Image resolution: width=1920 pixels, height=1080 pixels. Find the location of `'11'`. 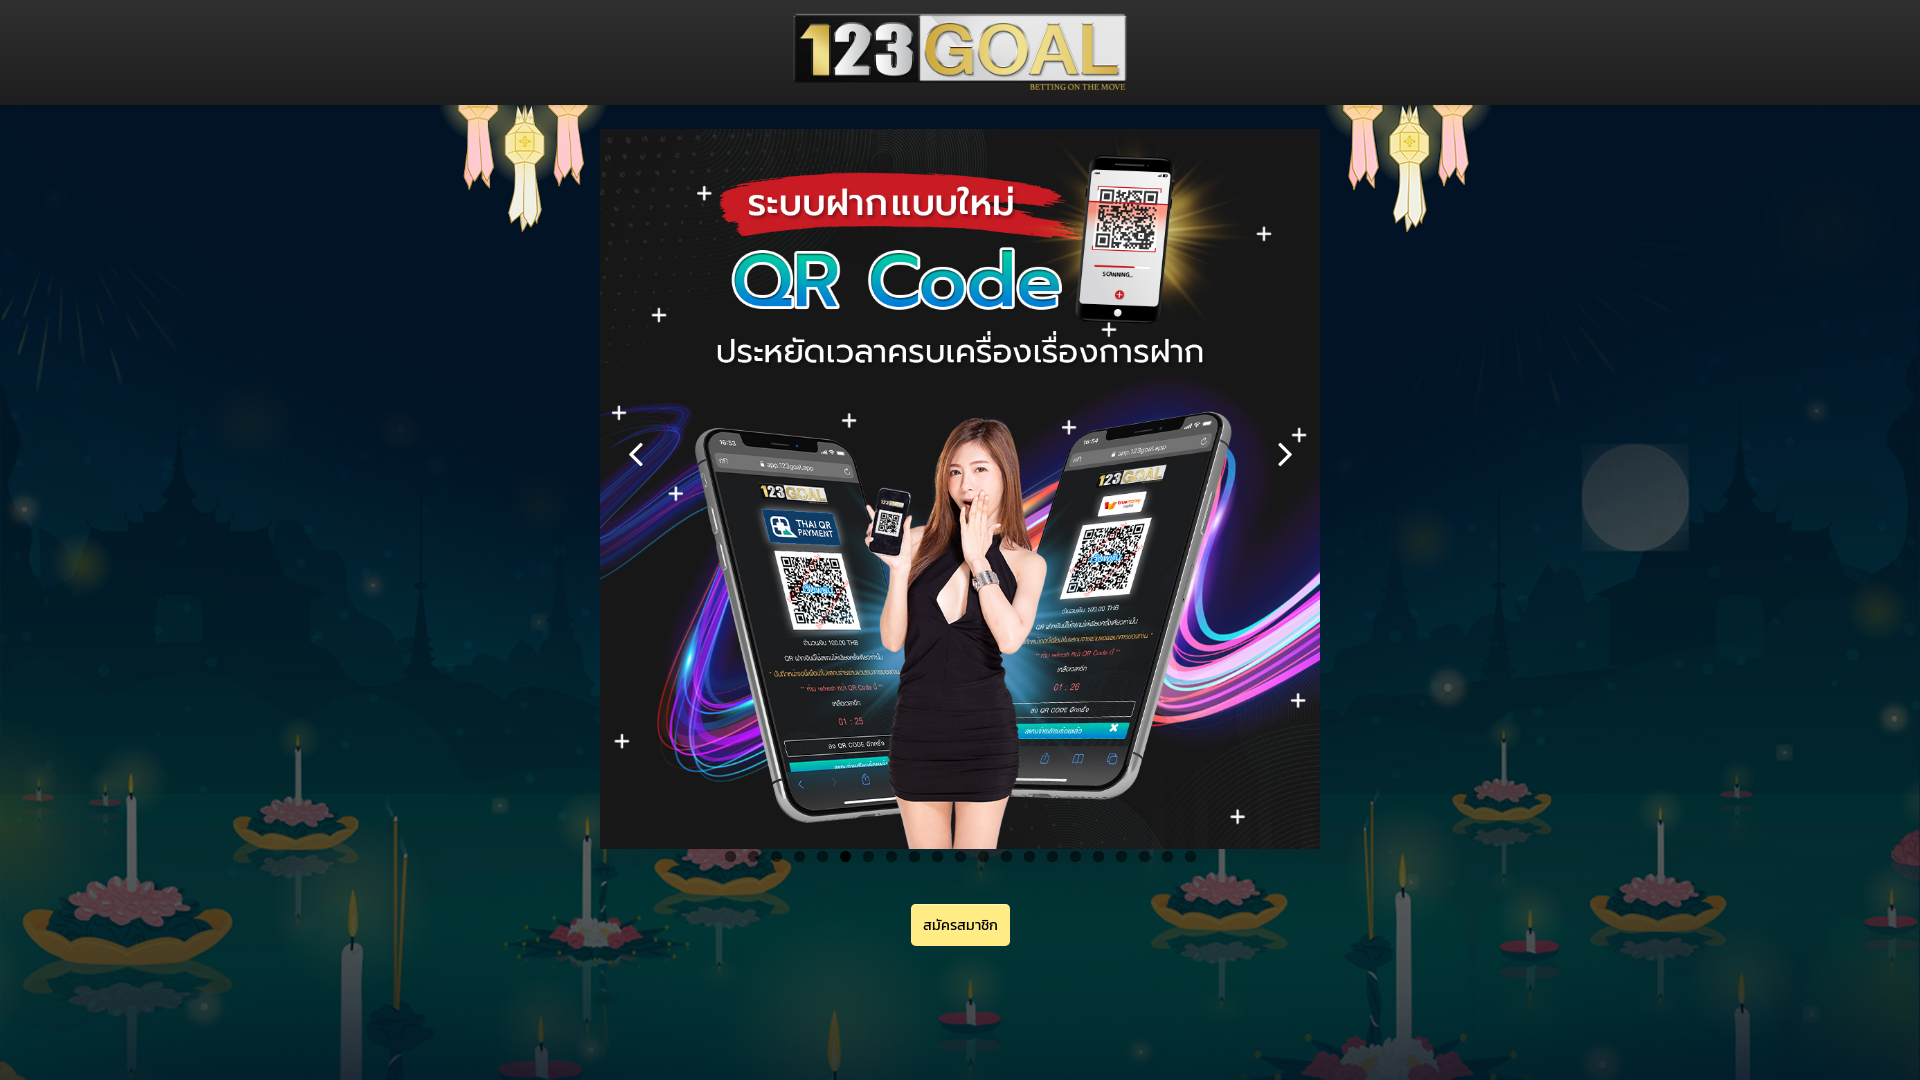

'11' is located at coordinates (958, 855).